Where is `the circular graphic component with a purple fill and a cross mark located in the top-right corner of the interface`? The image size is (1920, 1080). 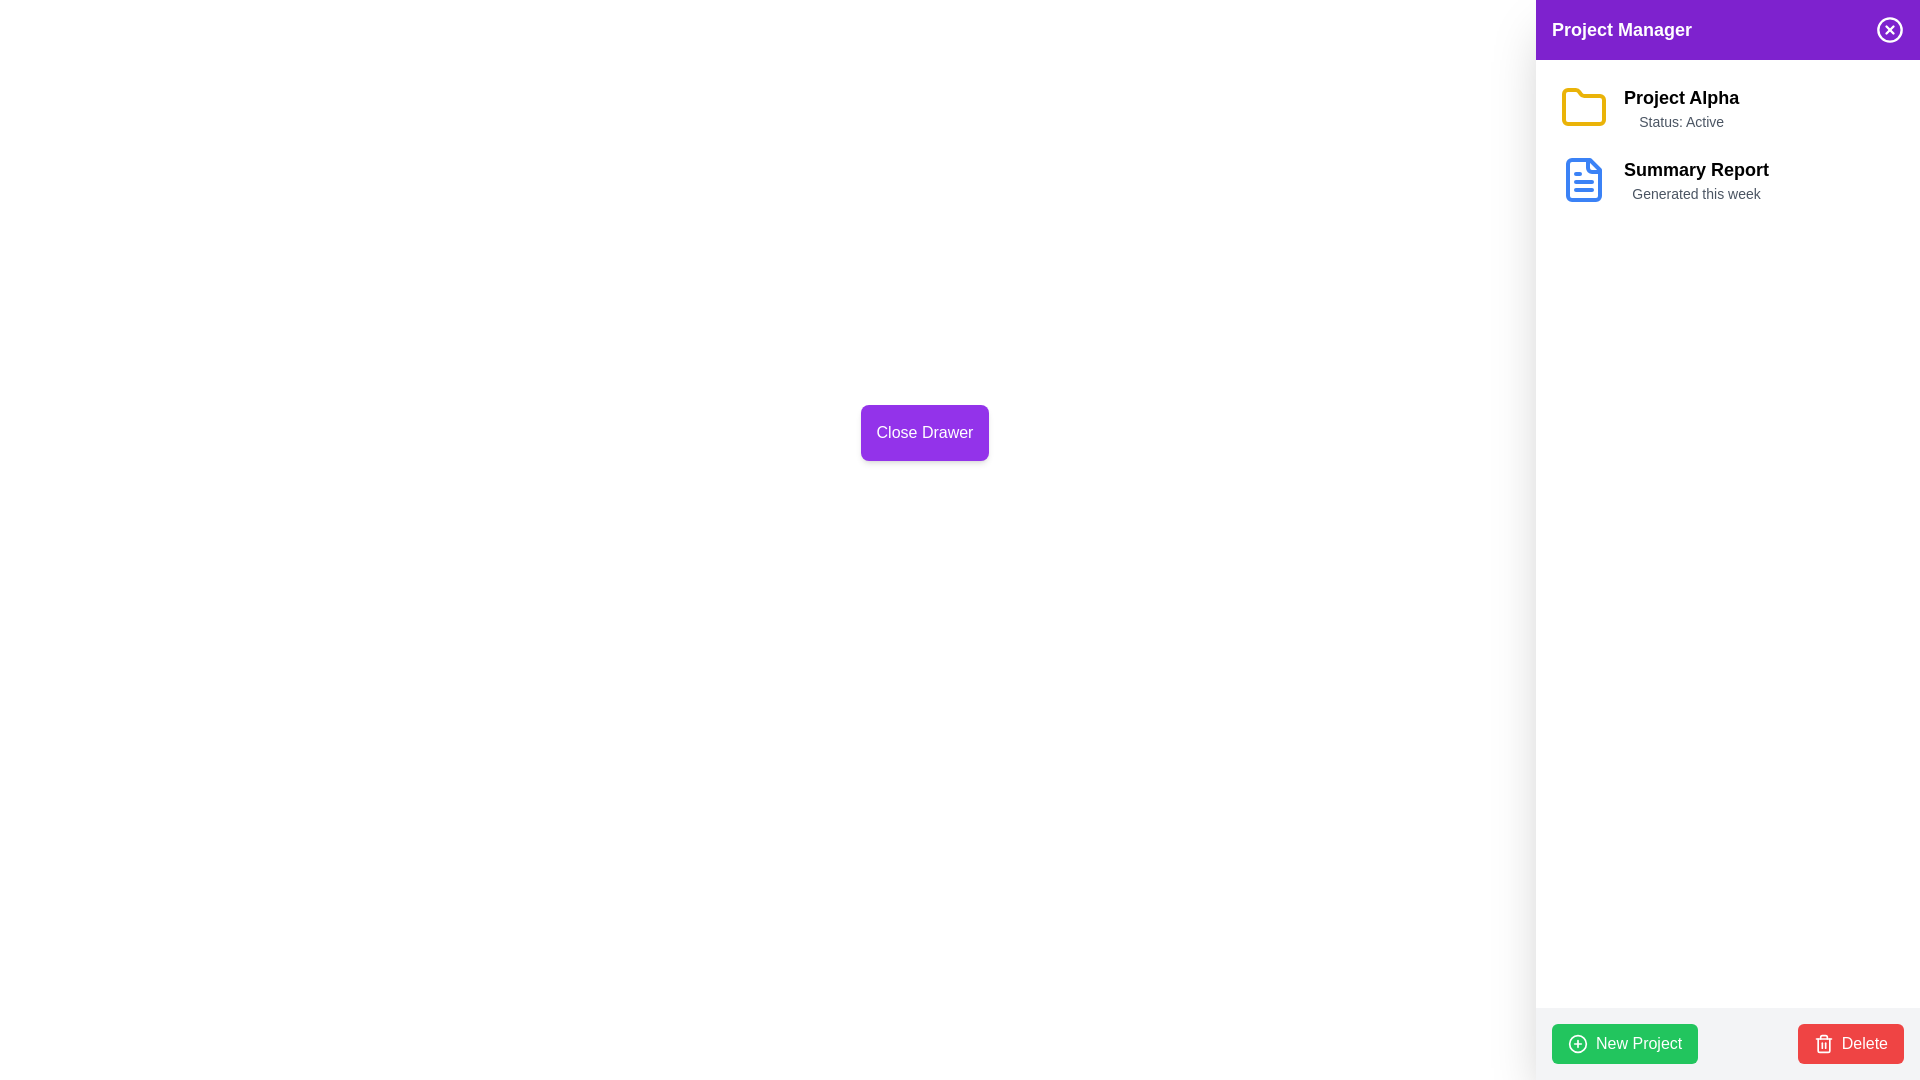 the circular graphic component with a purple fill and a cross mark located in the top-right corner of the interface is located at coordinates (1889, 30).